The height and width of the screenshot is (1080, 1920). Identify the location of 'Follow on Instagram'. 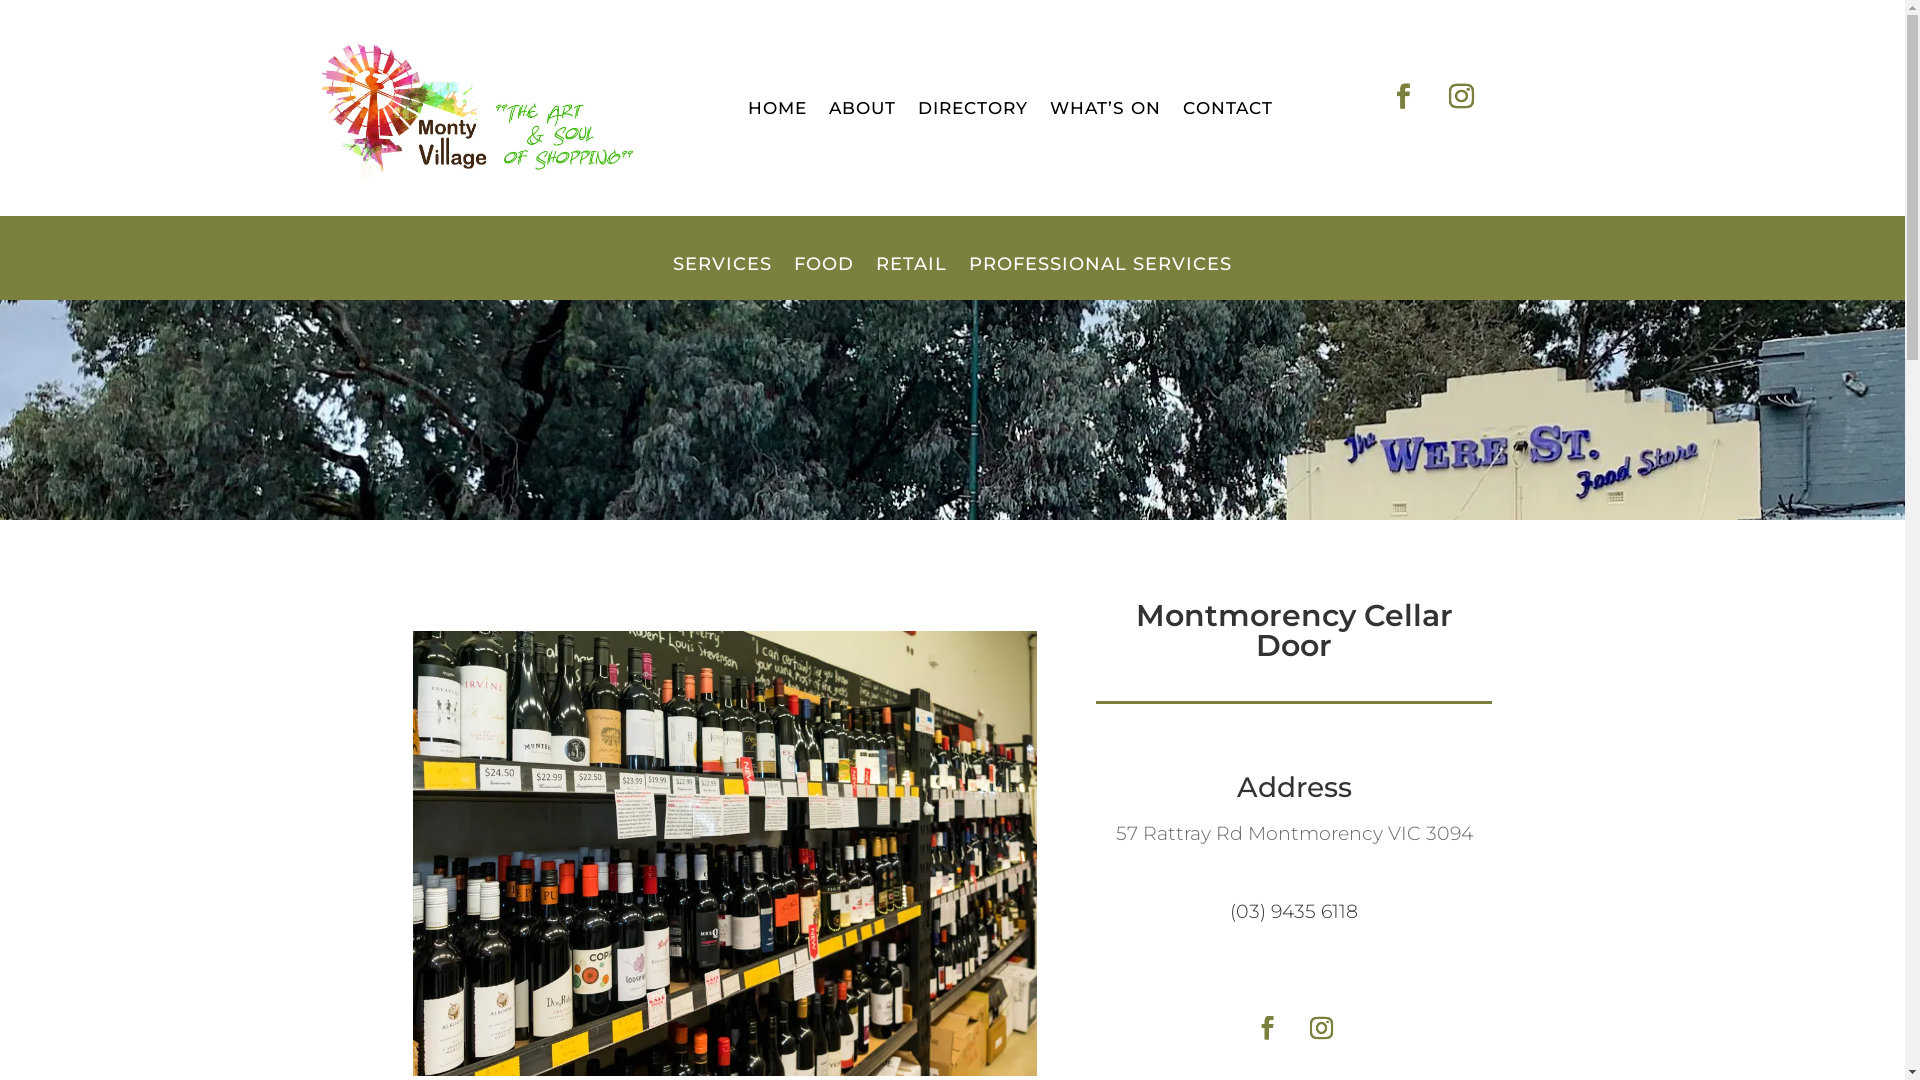
(1460, 96).